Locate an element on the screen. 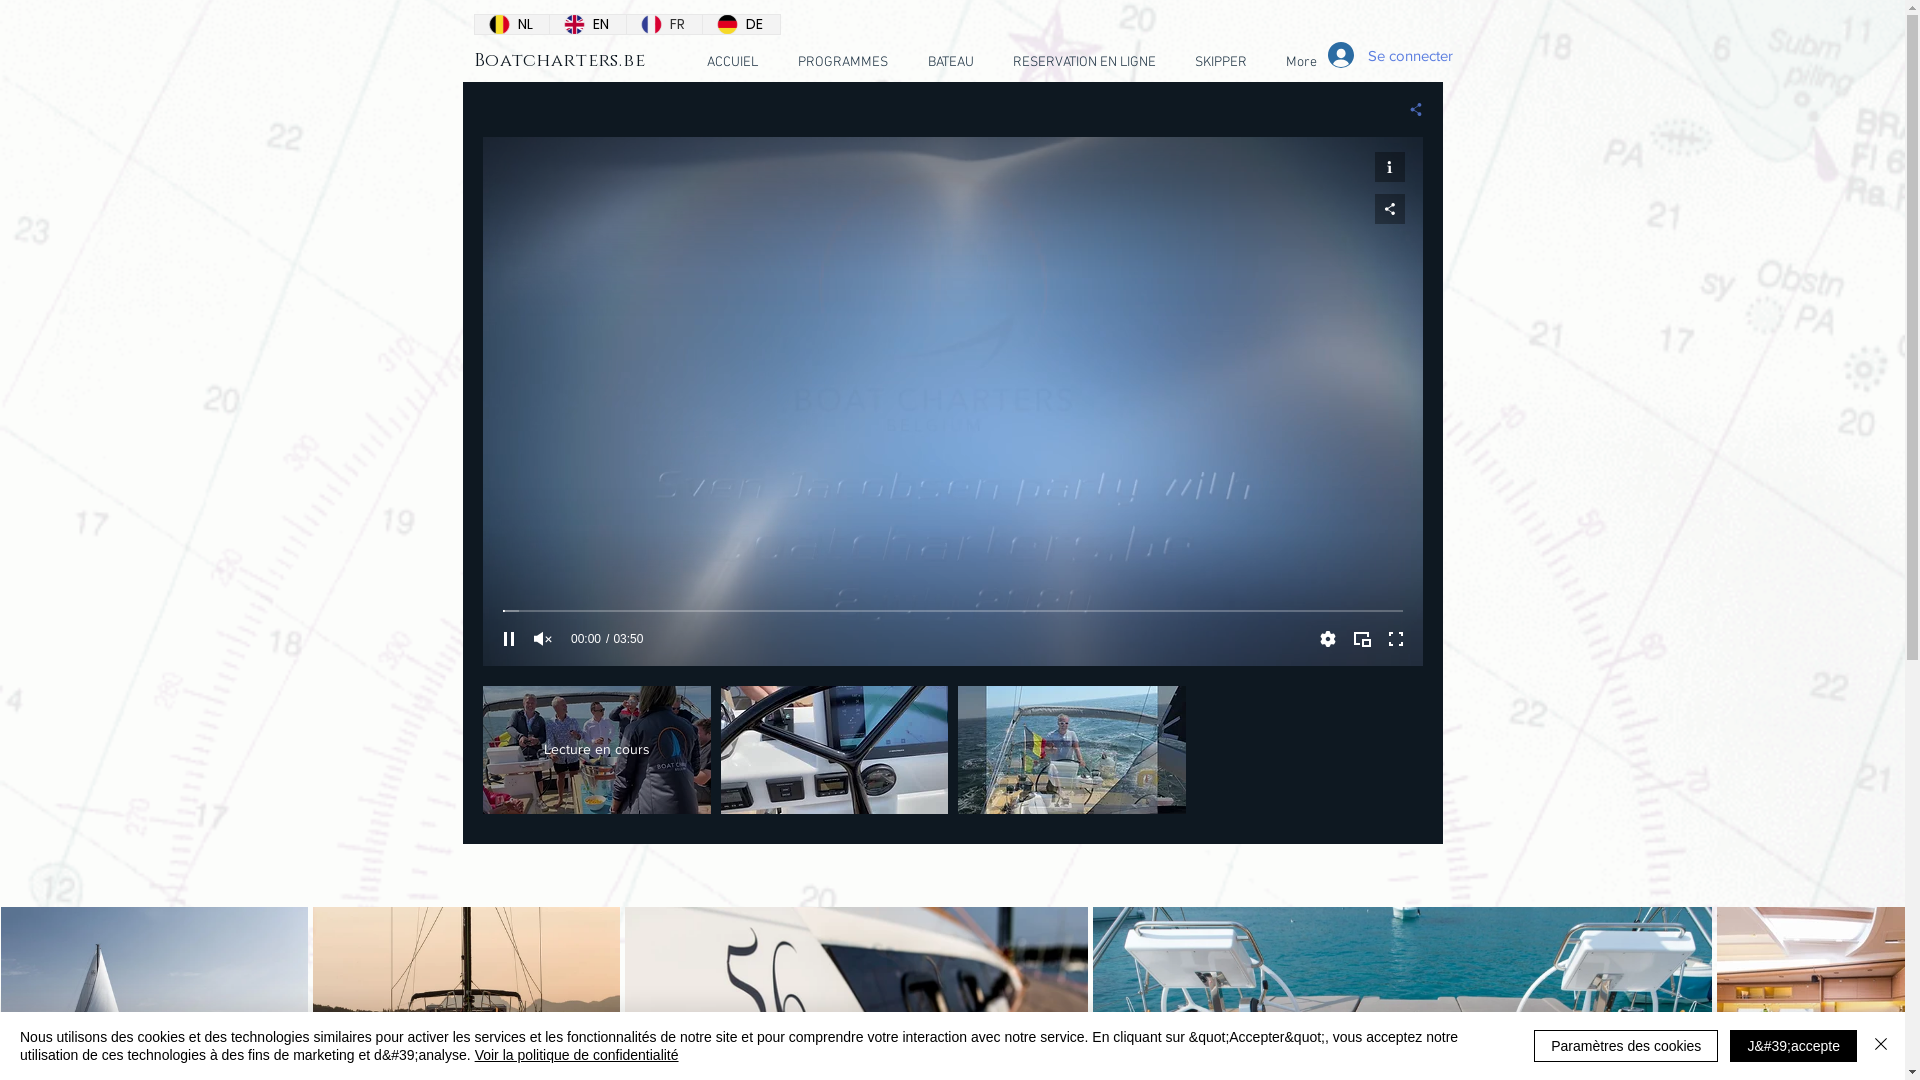 This screenshot has width=1920, height=1080. 'RESERVATION EN LIGNE' is located at coordinates (1083, 61).